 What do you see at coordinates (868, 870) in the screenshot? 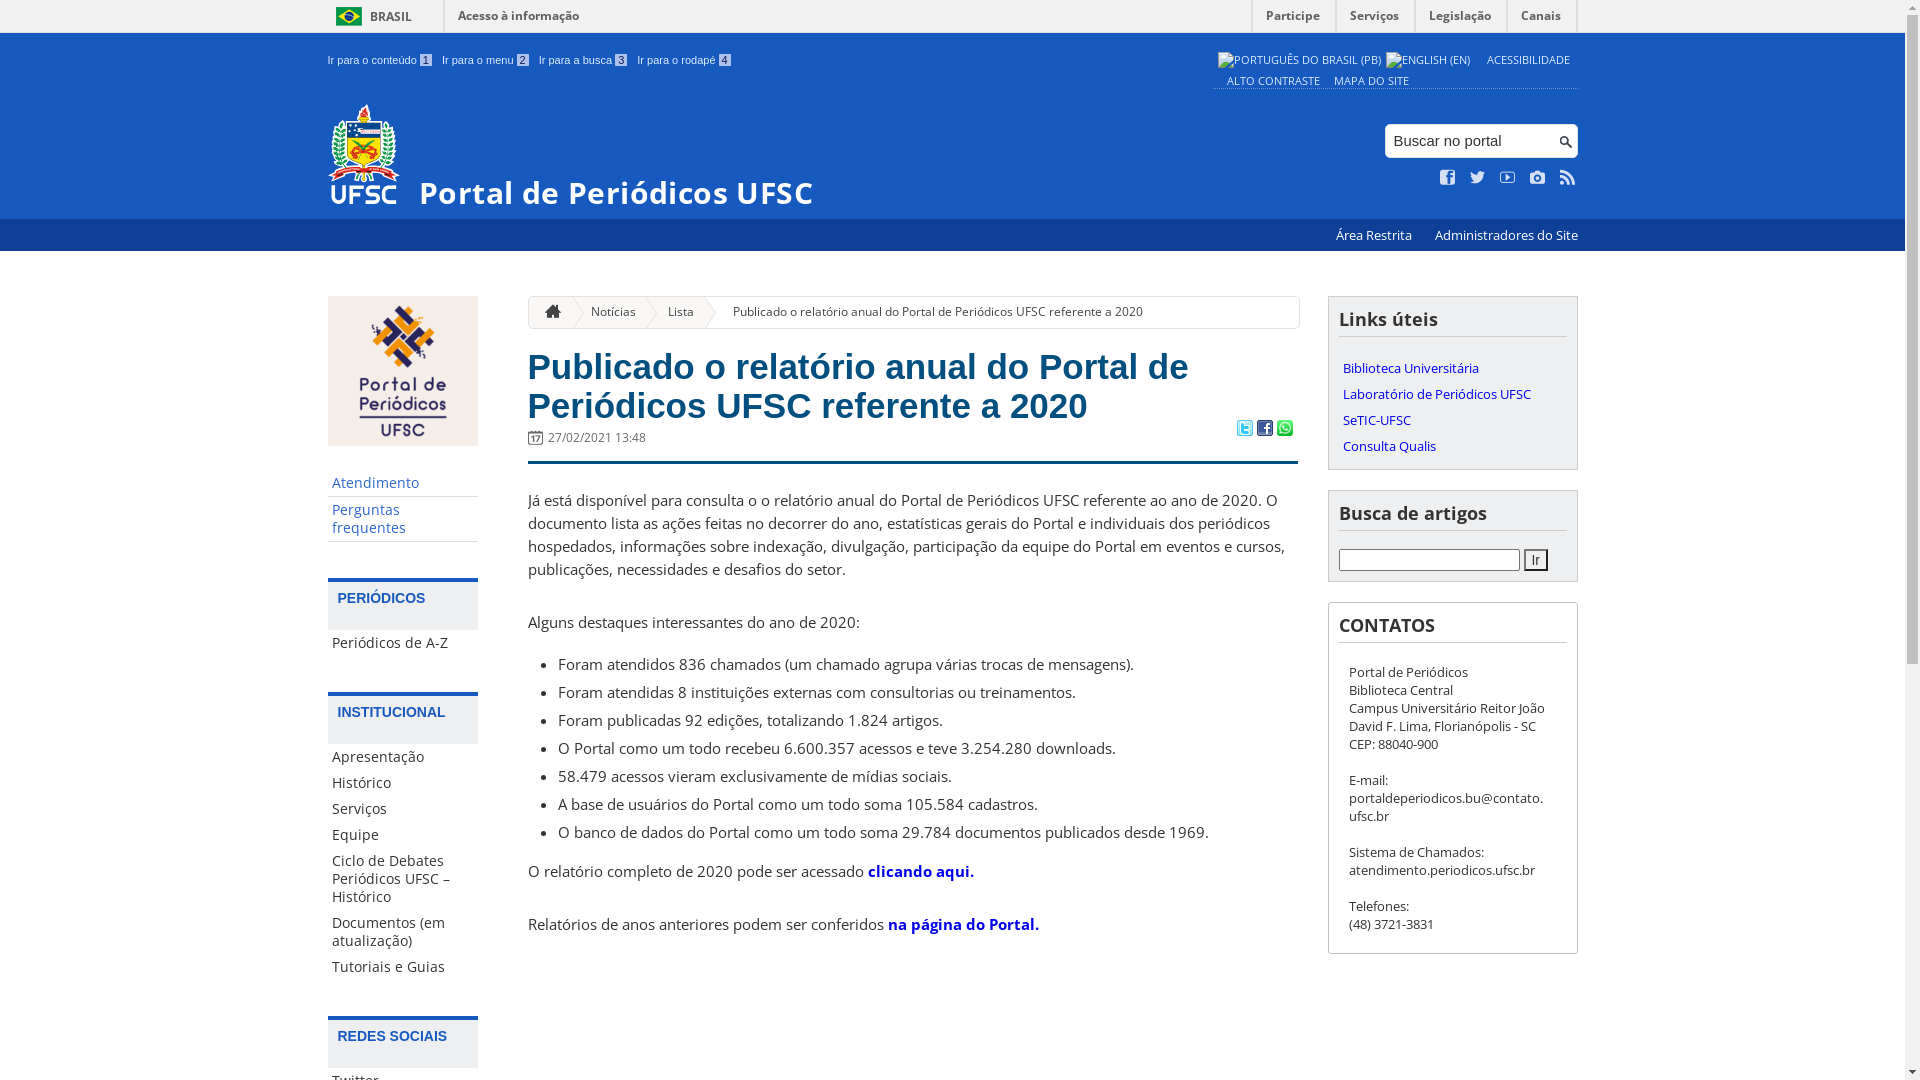
I see `'clicando aqui.'` at bounding box center [868, 870].